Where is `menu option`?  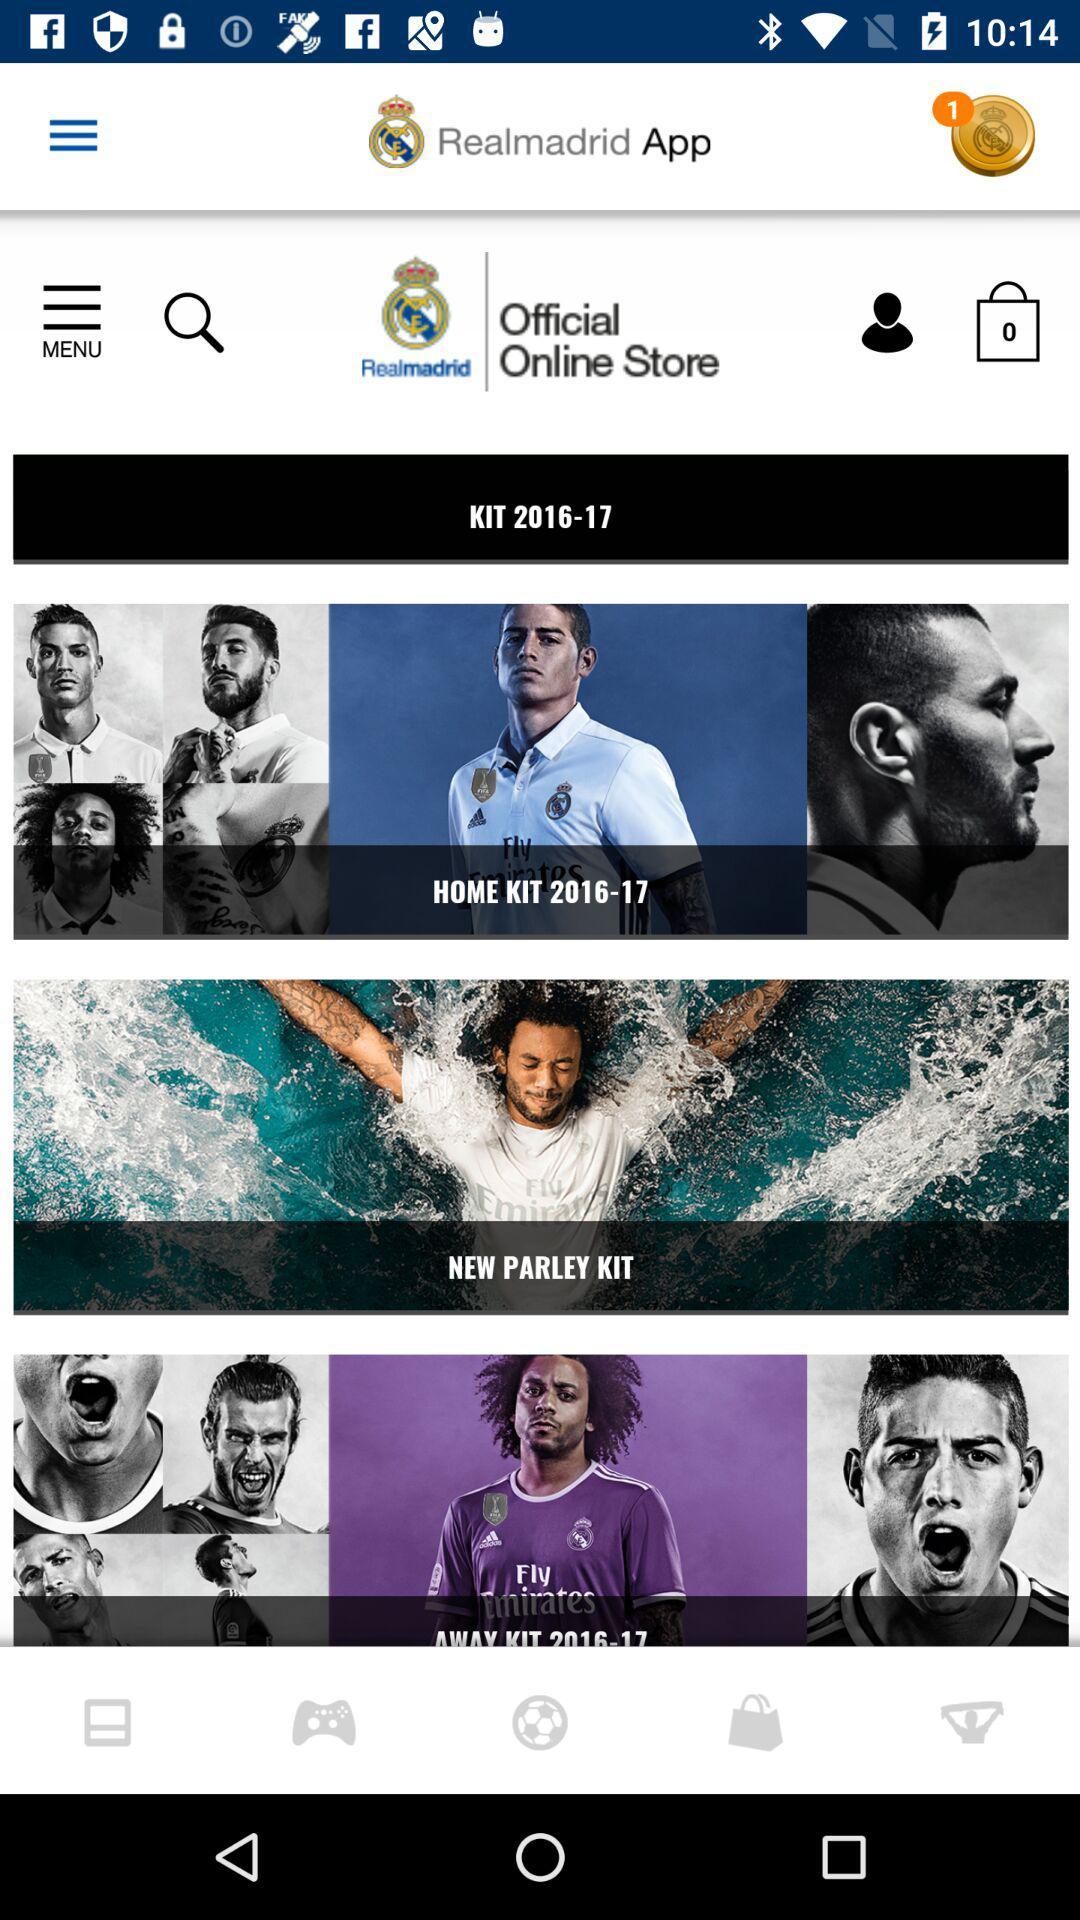
menu option is located at coordinates (72, 135).